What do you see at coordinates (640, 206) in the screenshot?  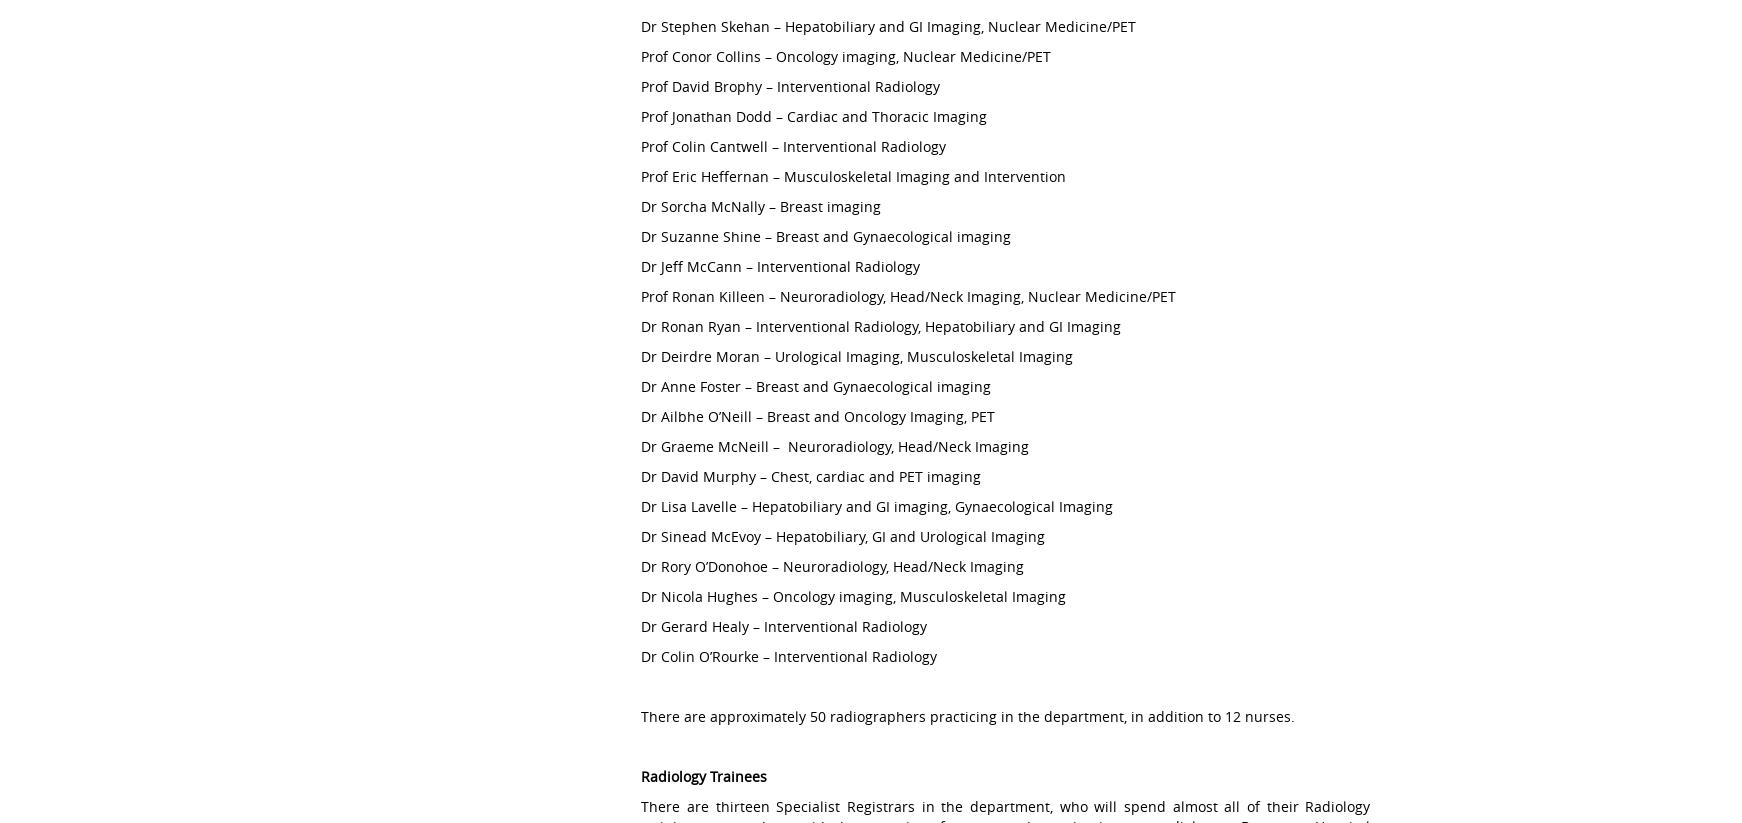 I see `'Dr Sorcha McNally – Breast imaging'` at bounding box center [640, 206].